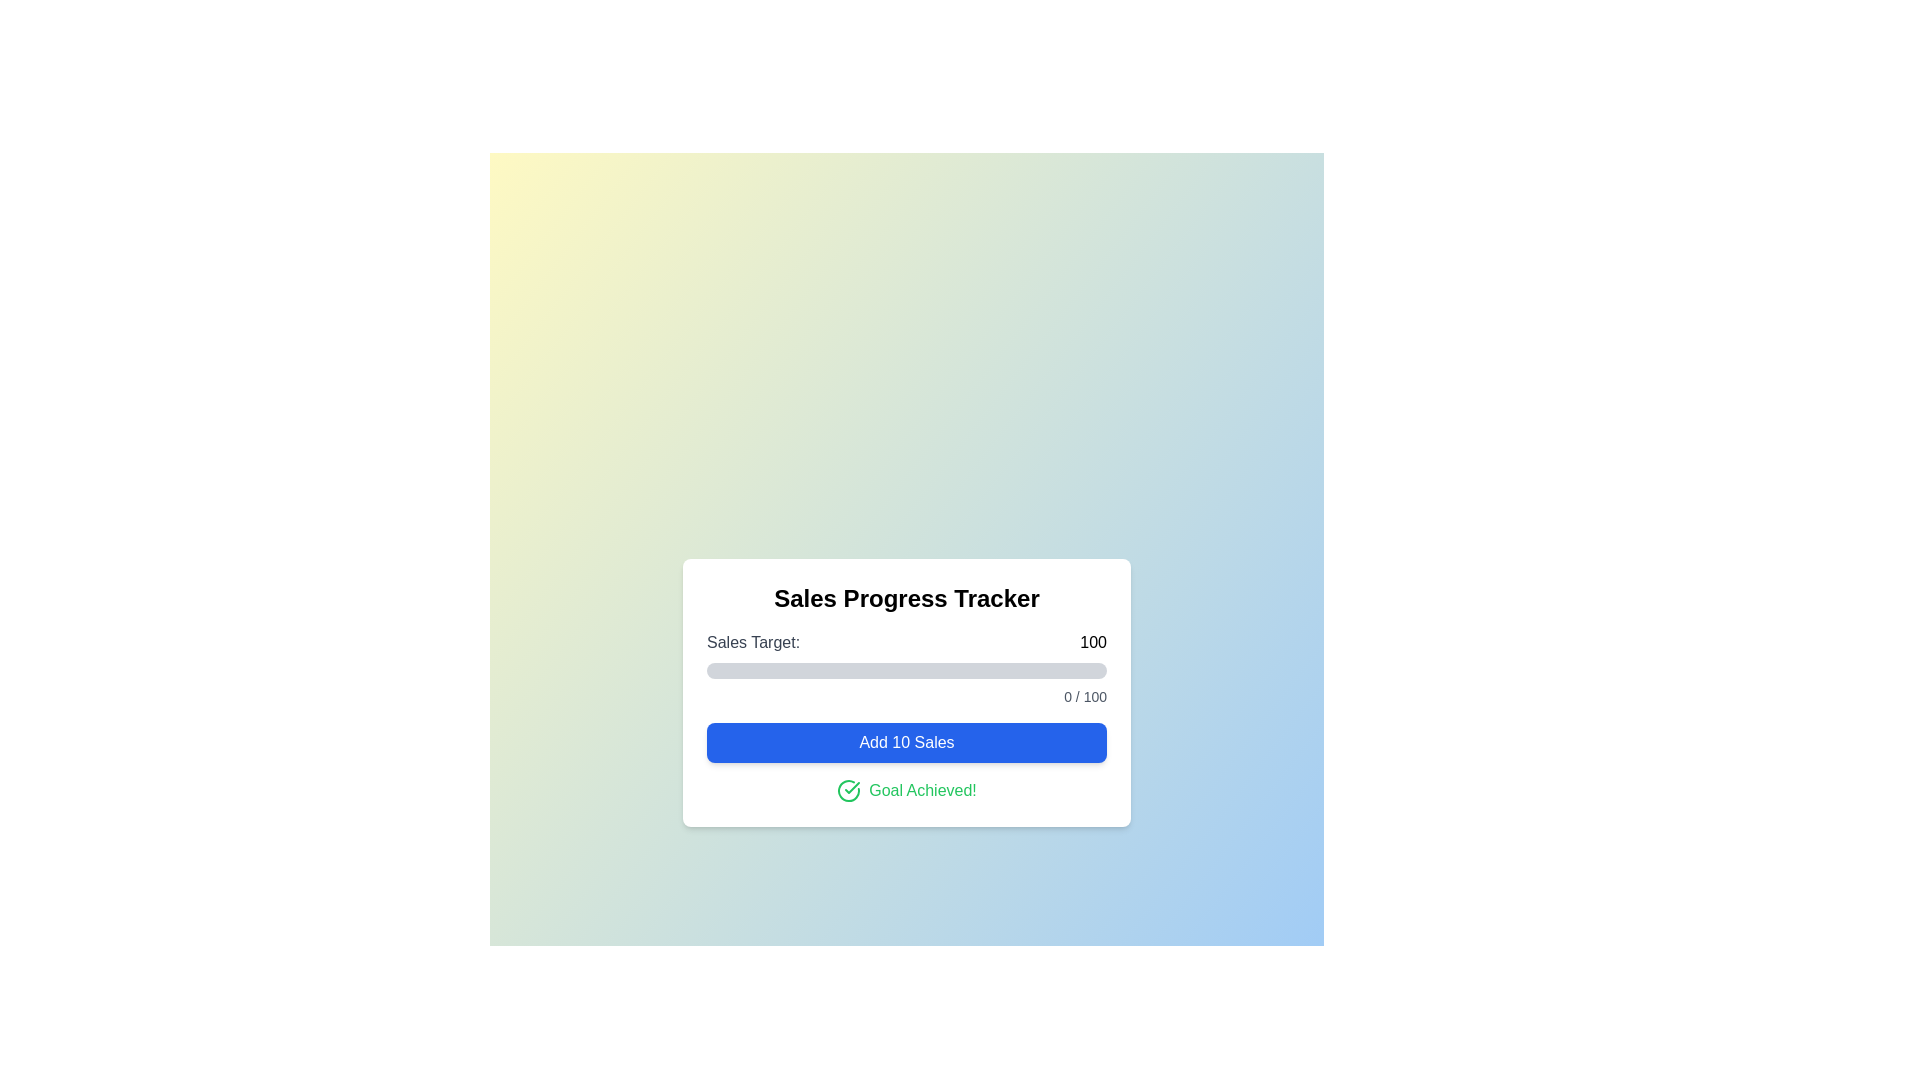 Image resolution: width=1920 pixels, height=1080 pixels. Describe the element at coordinates (906, 671) in the screenshot. I see `the horizontal progress bar with a light gray background located beneath the 'Sales Target:' label and above the '0 / 100' progress indicator` at that location.